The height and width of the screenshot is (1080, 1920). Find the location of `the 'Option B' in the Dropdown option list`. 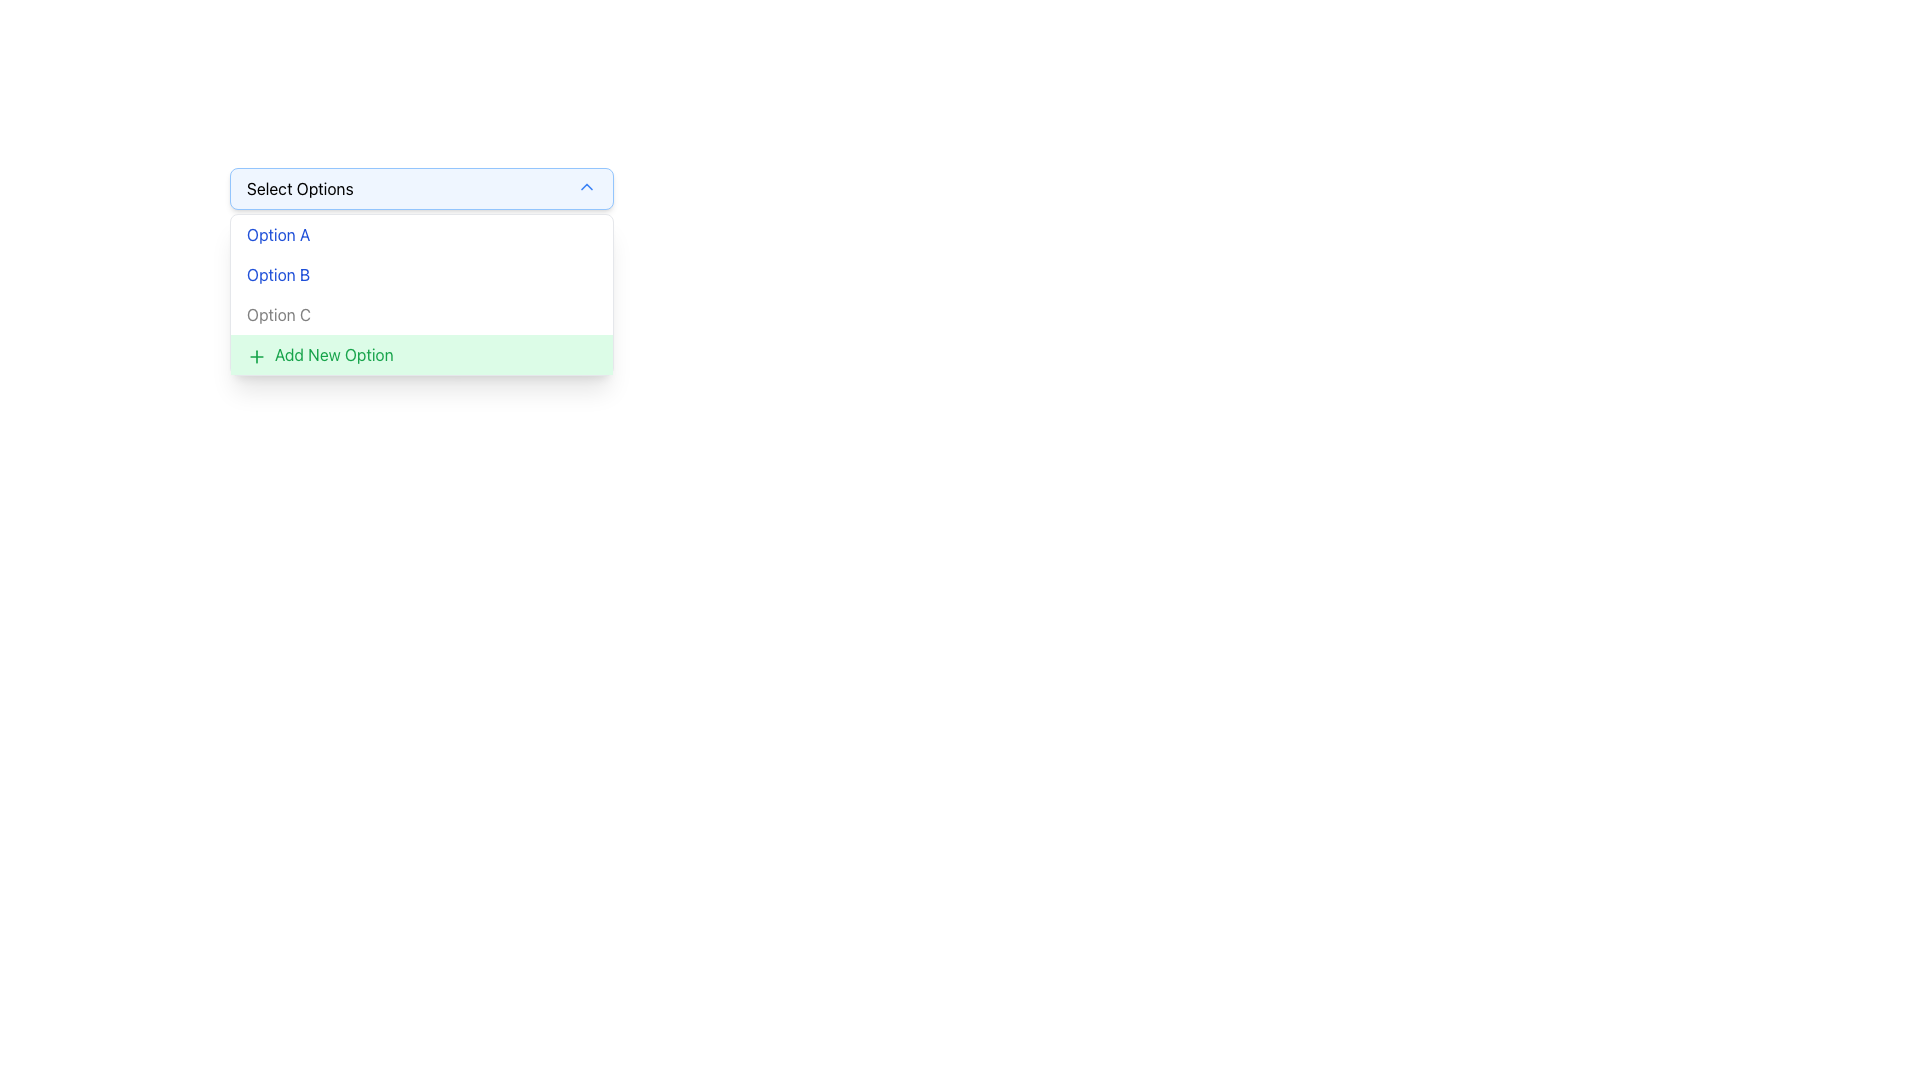

the 'Option B' in the Dropdown option list is located at coordinates (421, 274).